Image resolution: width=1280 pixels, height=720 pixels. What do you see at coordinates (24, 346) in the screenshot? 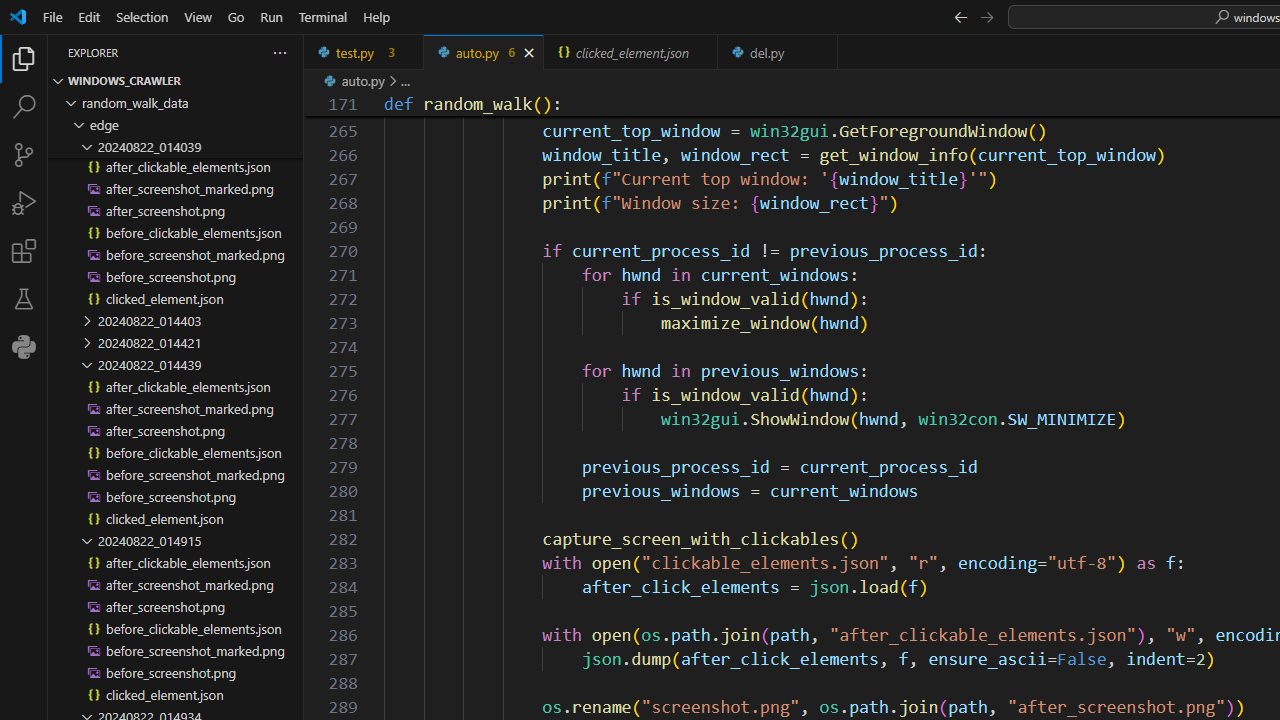
I see `'Python'` at bounding box center [24, 346].